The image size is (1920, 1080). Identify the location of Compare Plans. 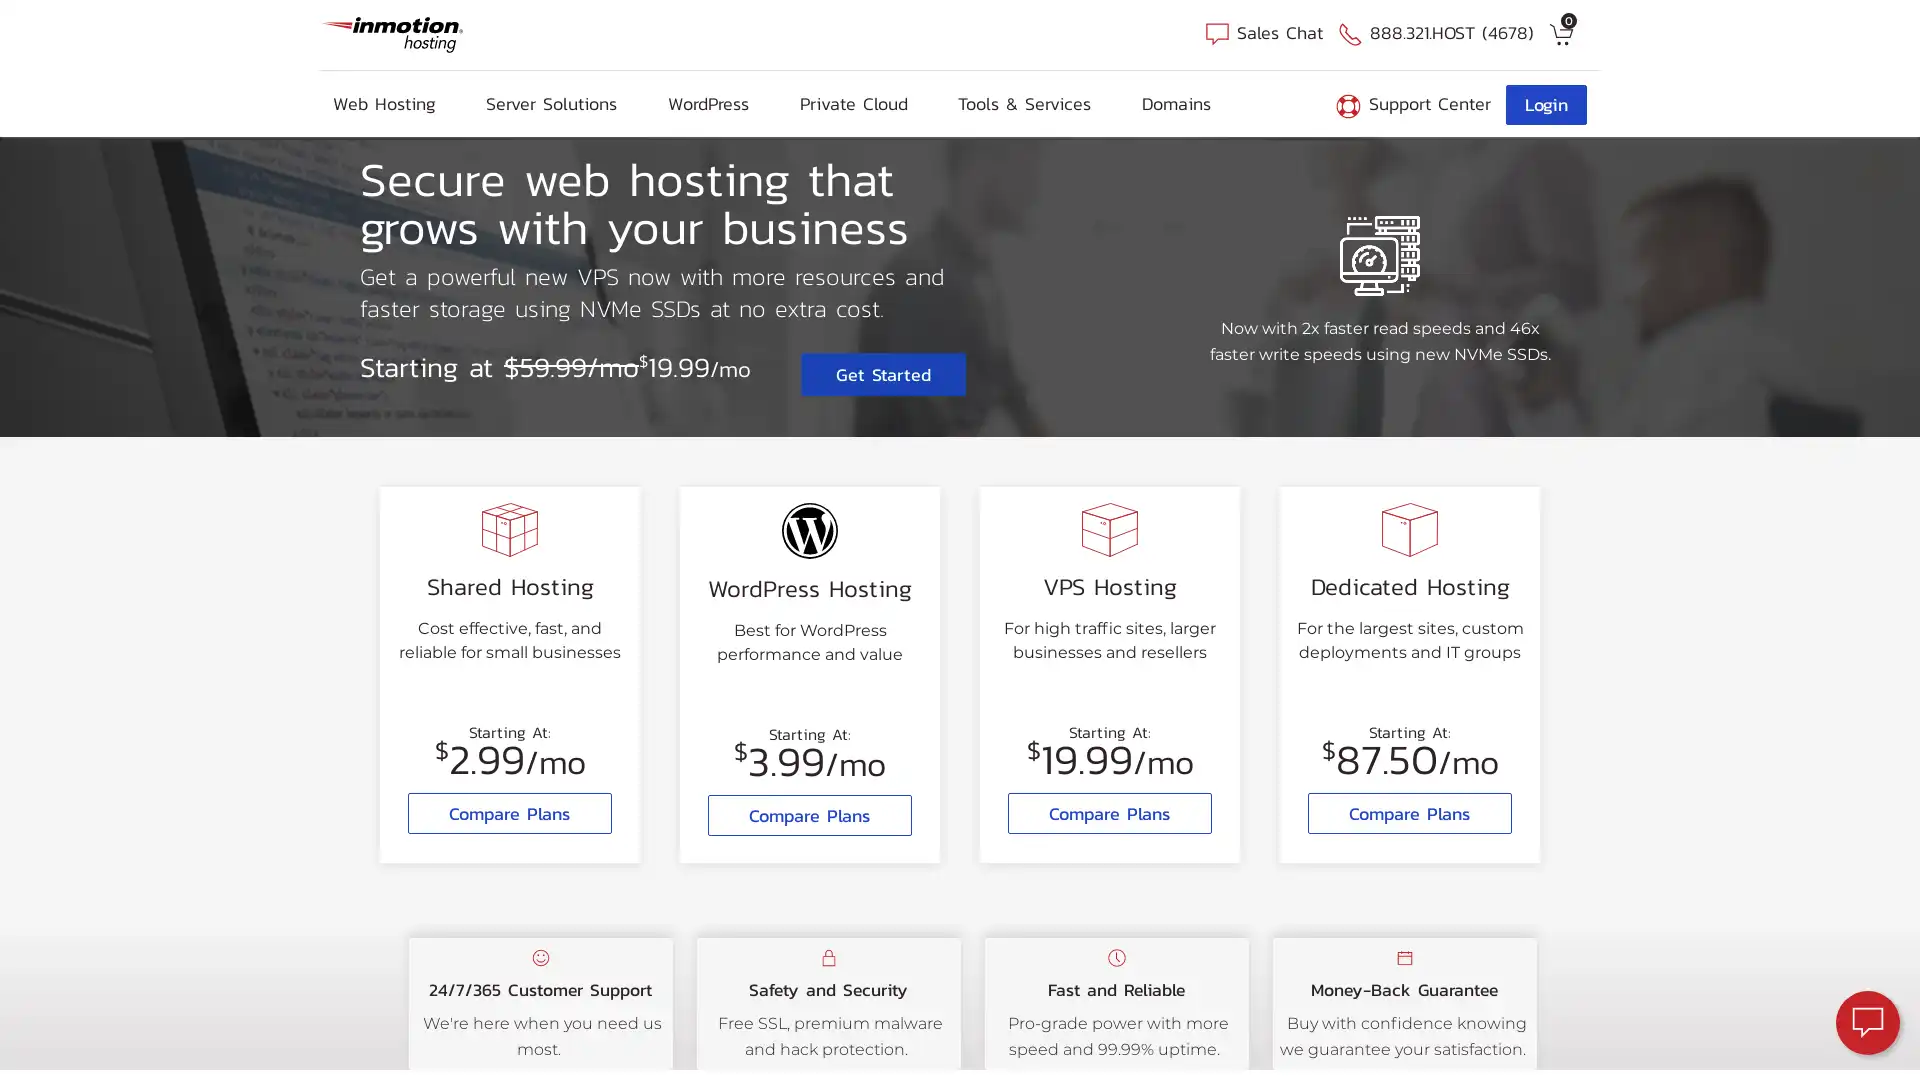
(1408, 813).